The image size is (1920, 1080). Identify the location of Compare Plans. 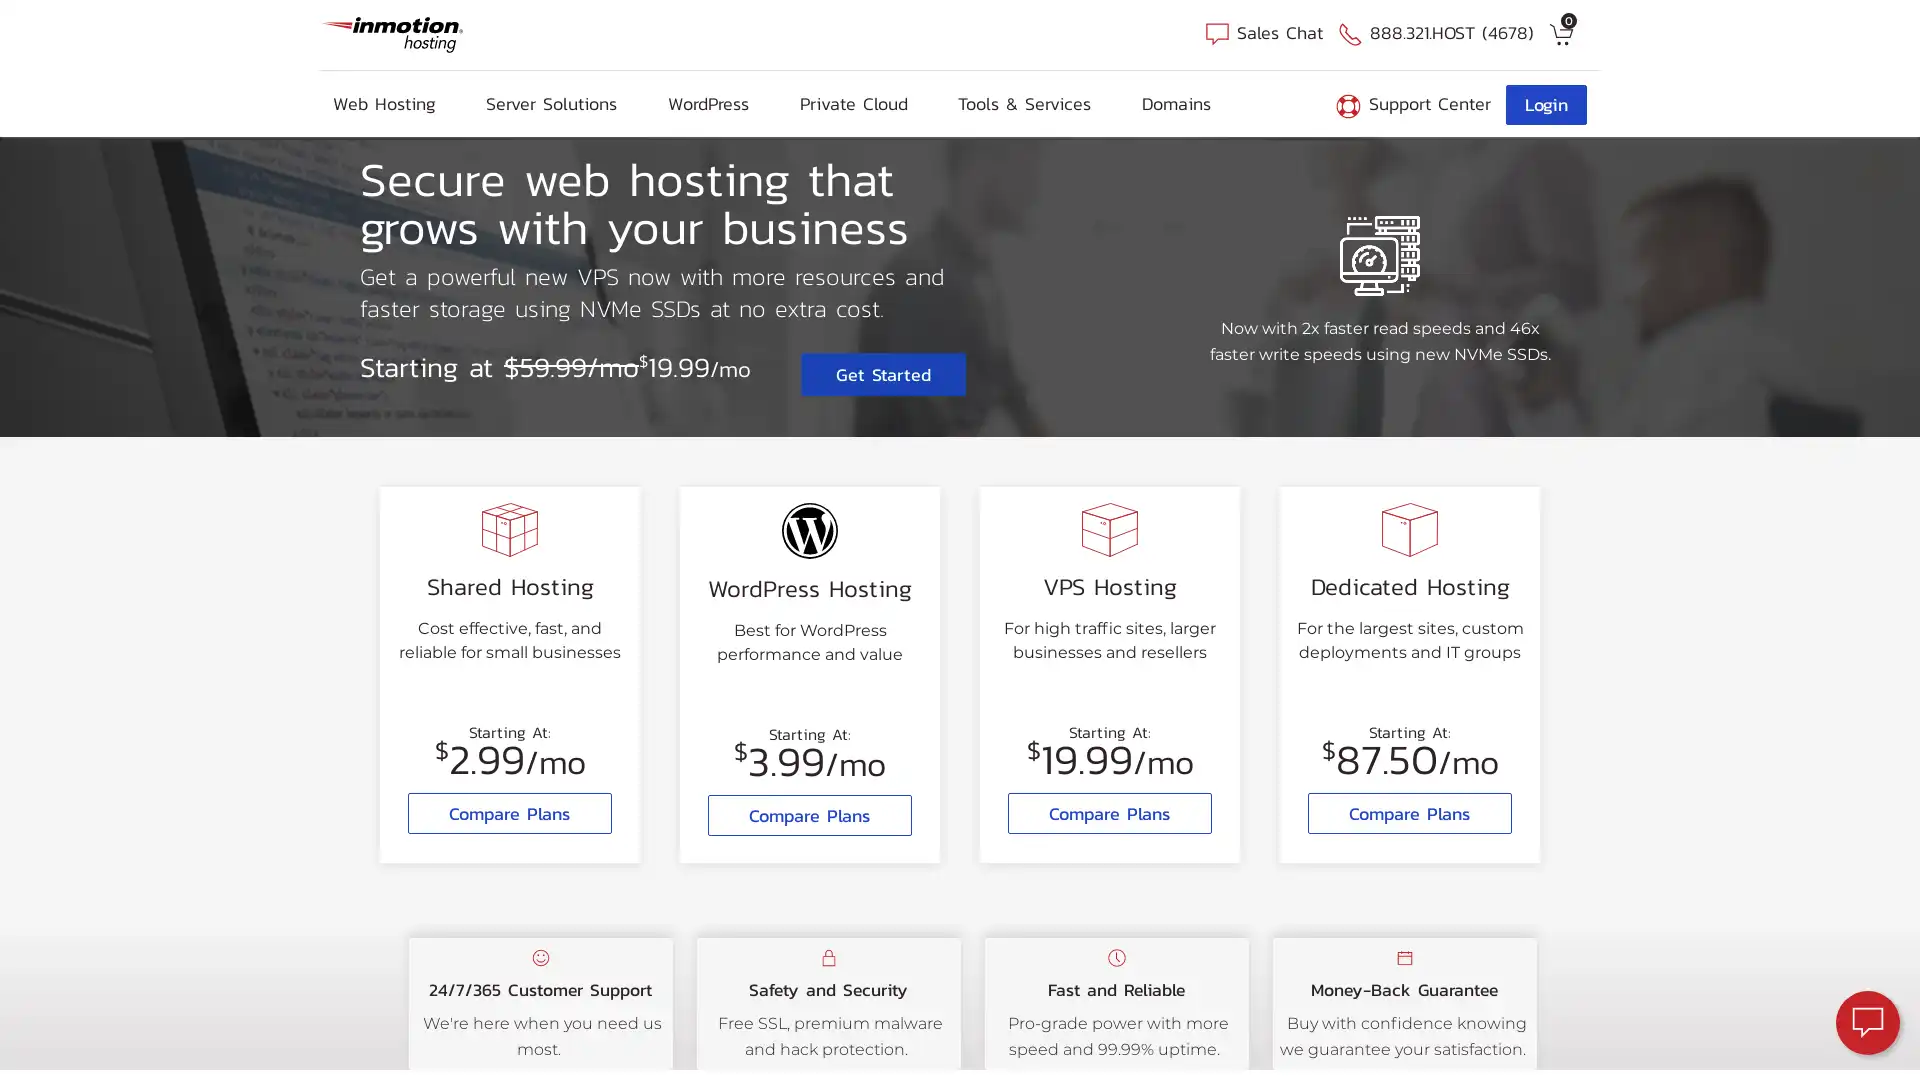
(1408, 813).